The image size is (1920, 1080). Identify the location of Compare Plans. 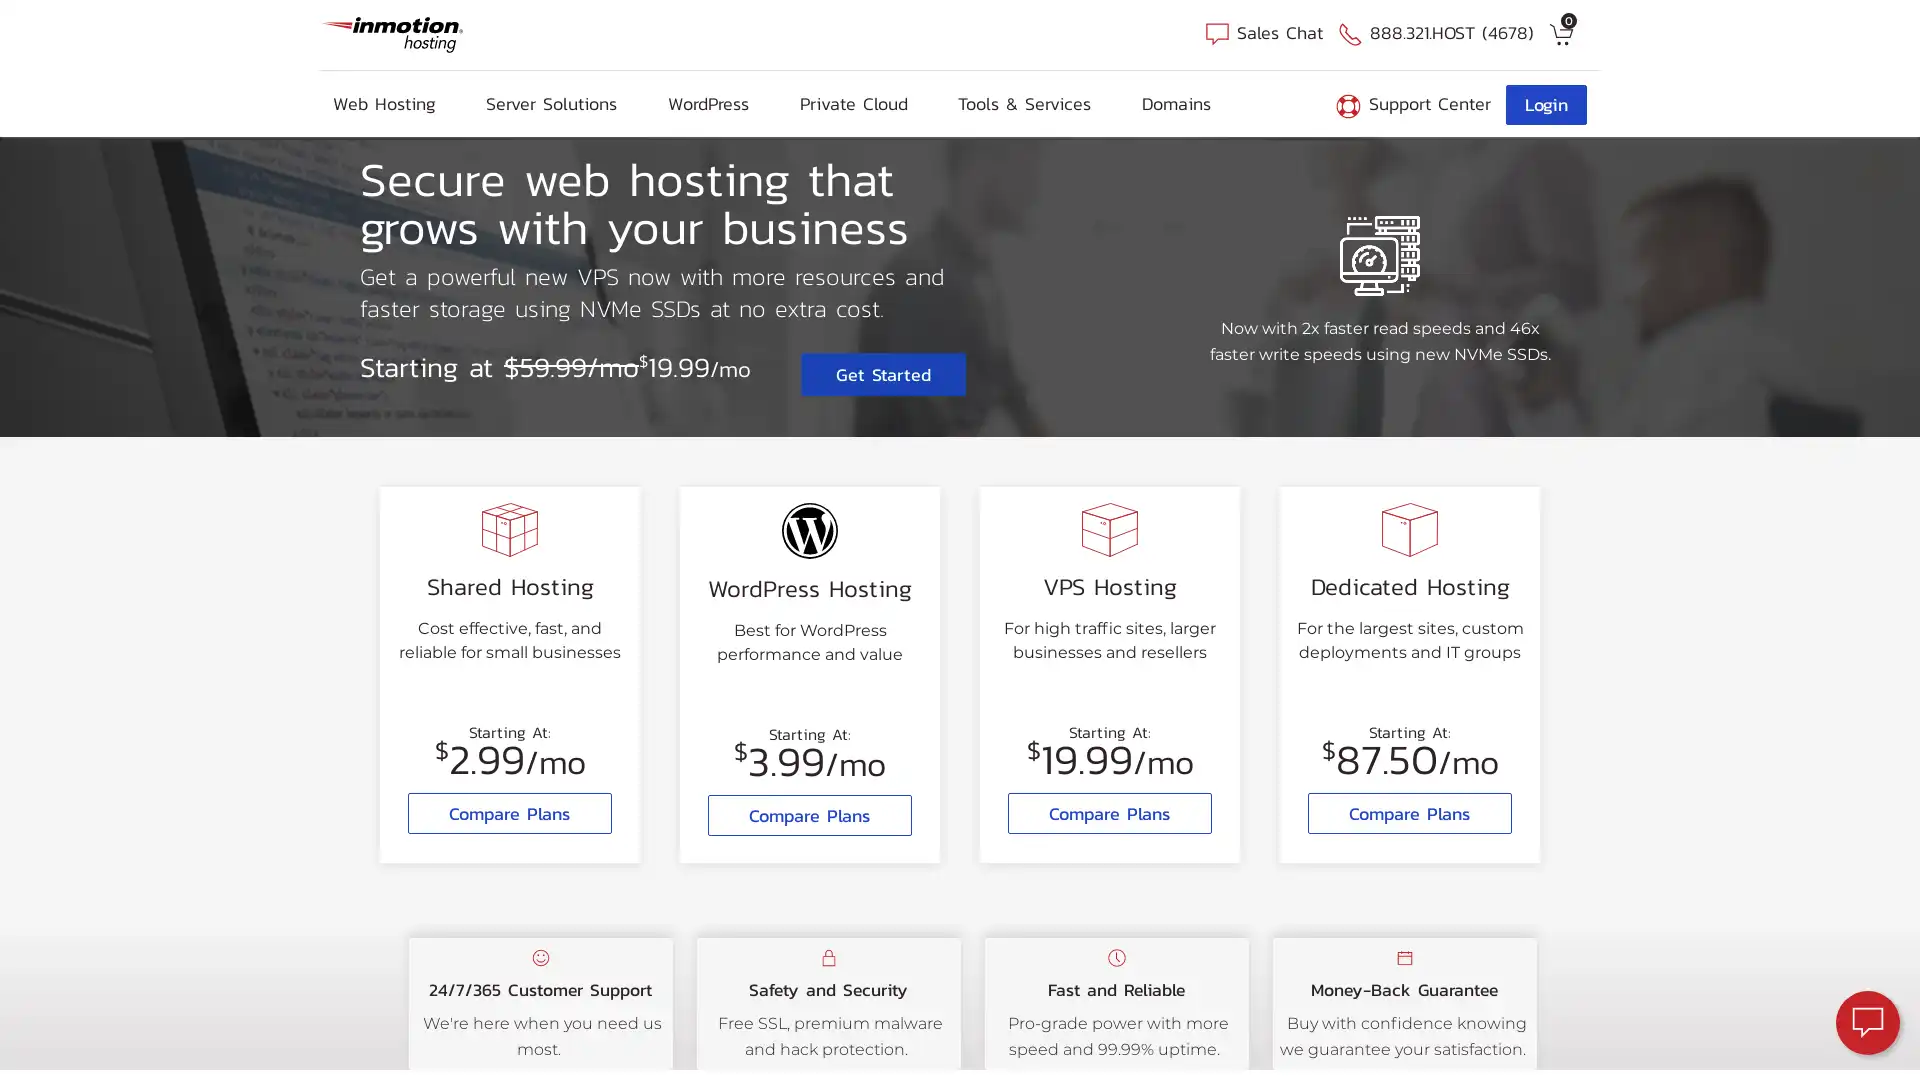
(1408, 813).